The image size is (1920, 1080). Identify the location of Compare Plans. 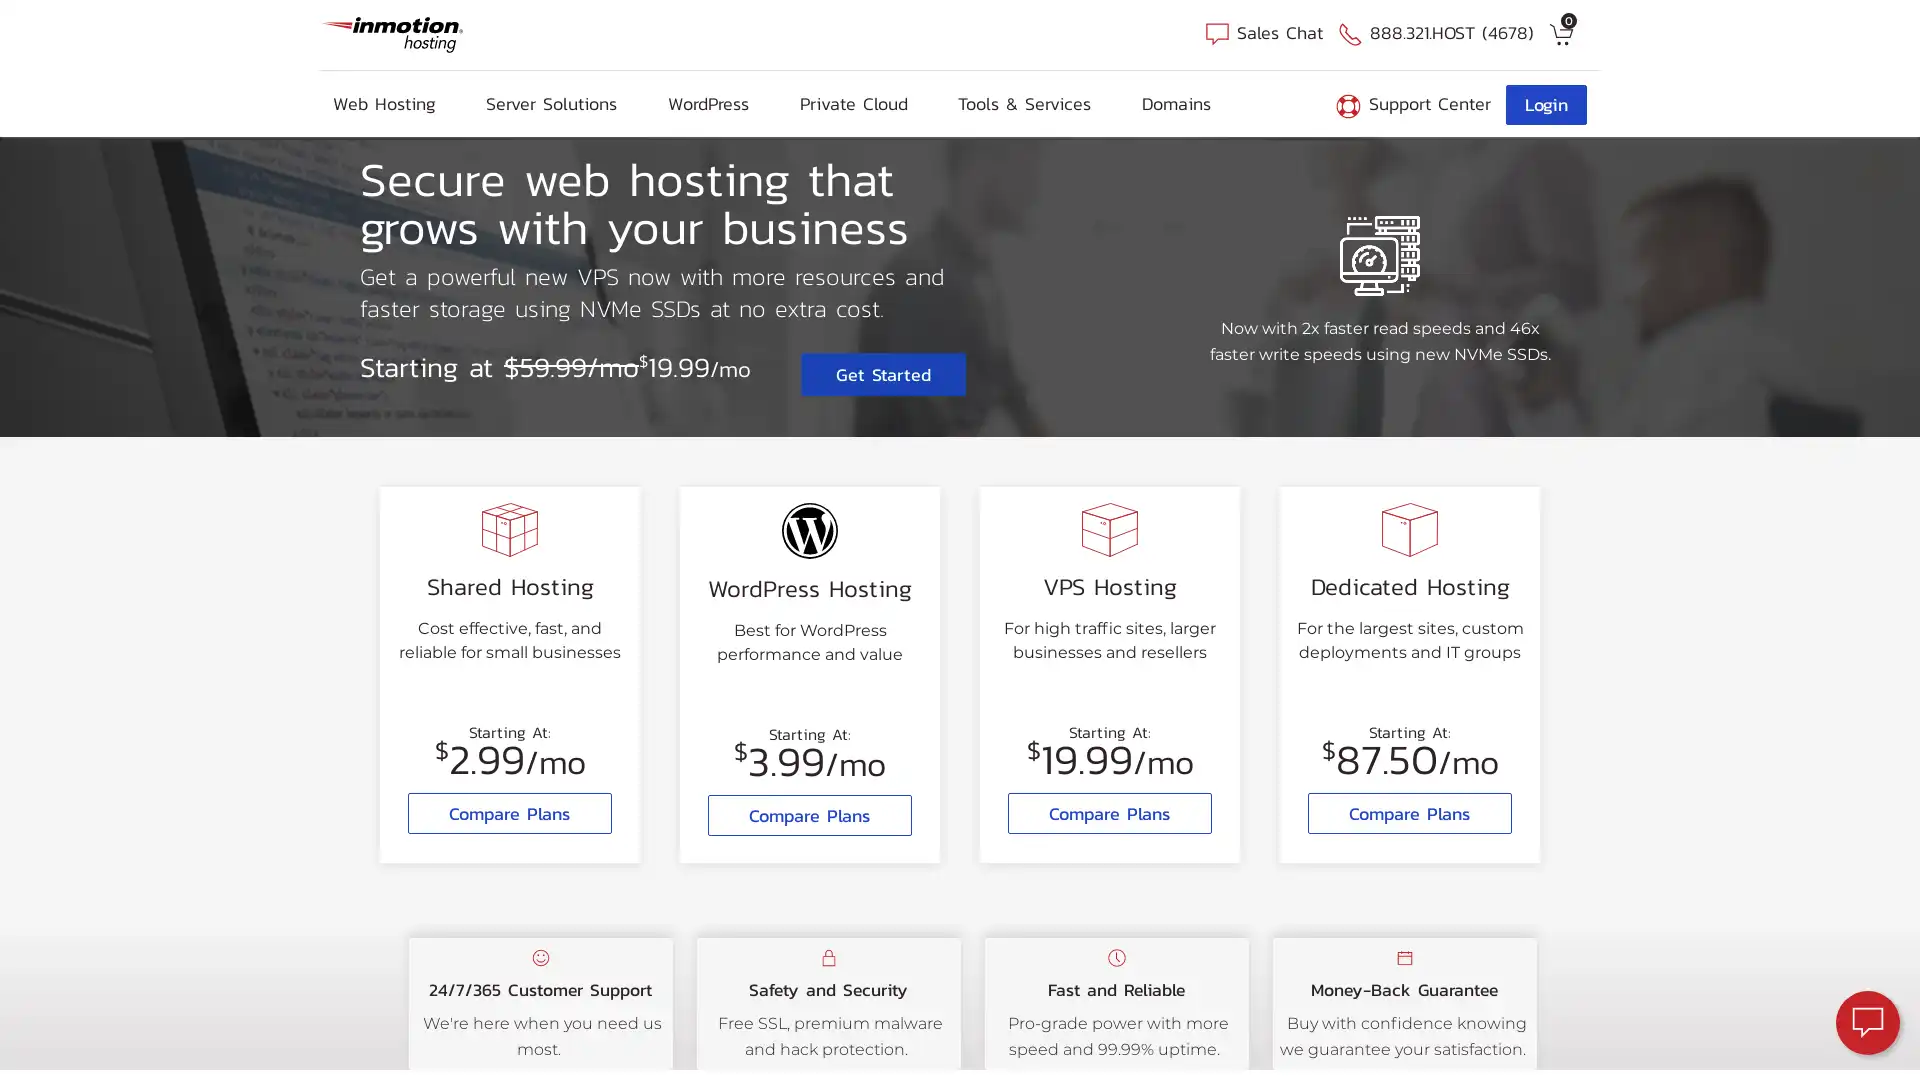
(1408, 813).